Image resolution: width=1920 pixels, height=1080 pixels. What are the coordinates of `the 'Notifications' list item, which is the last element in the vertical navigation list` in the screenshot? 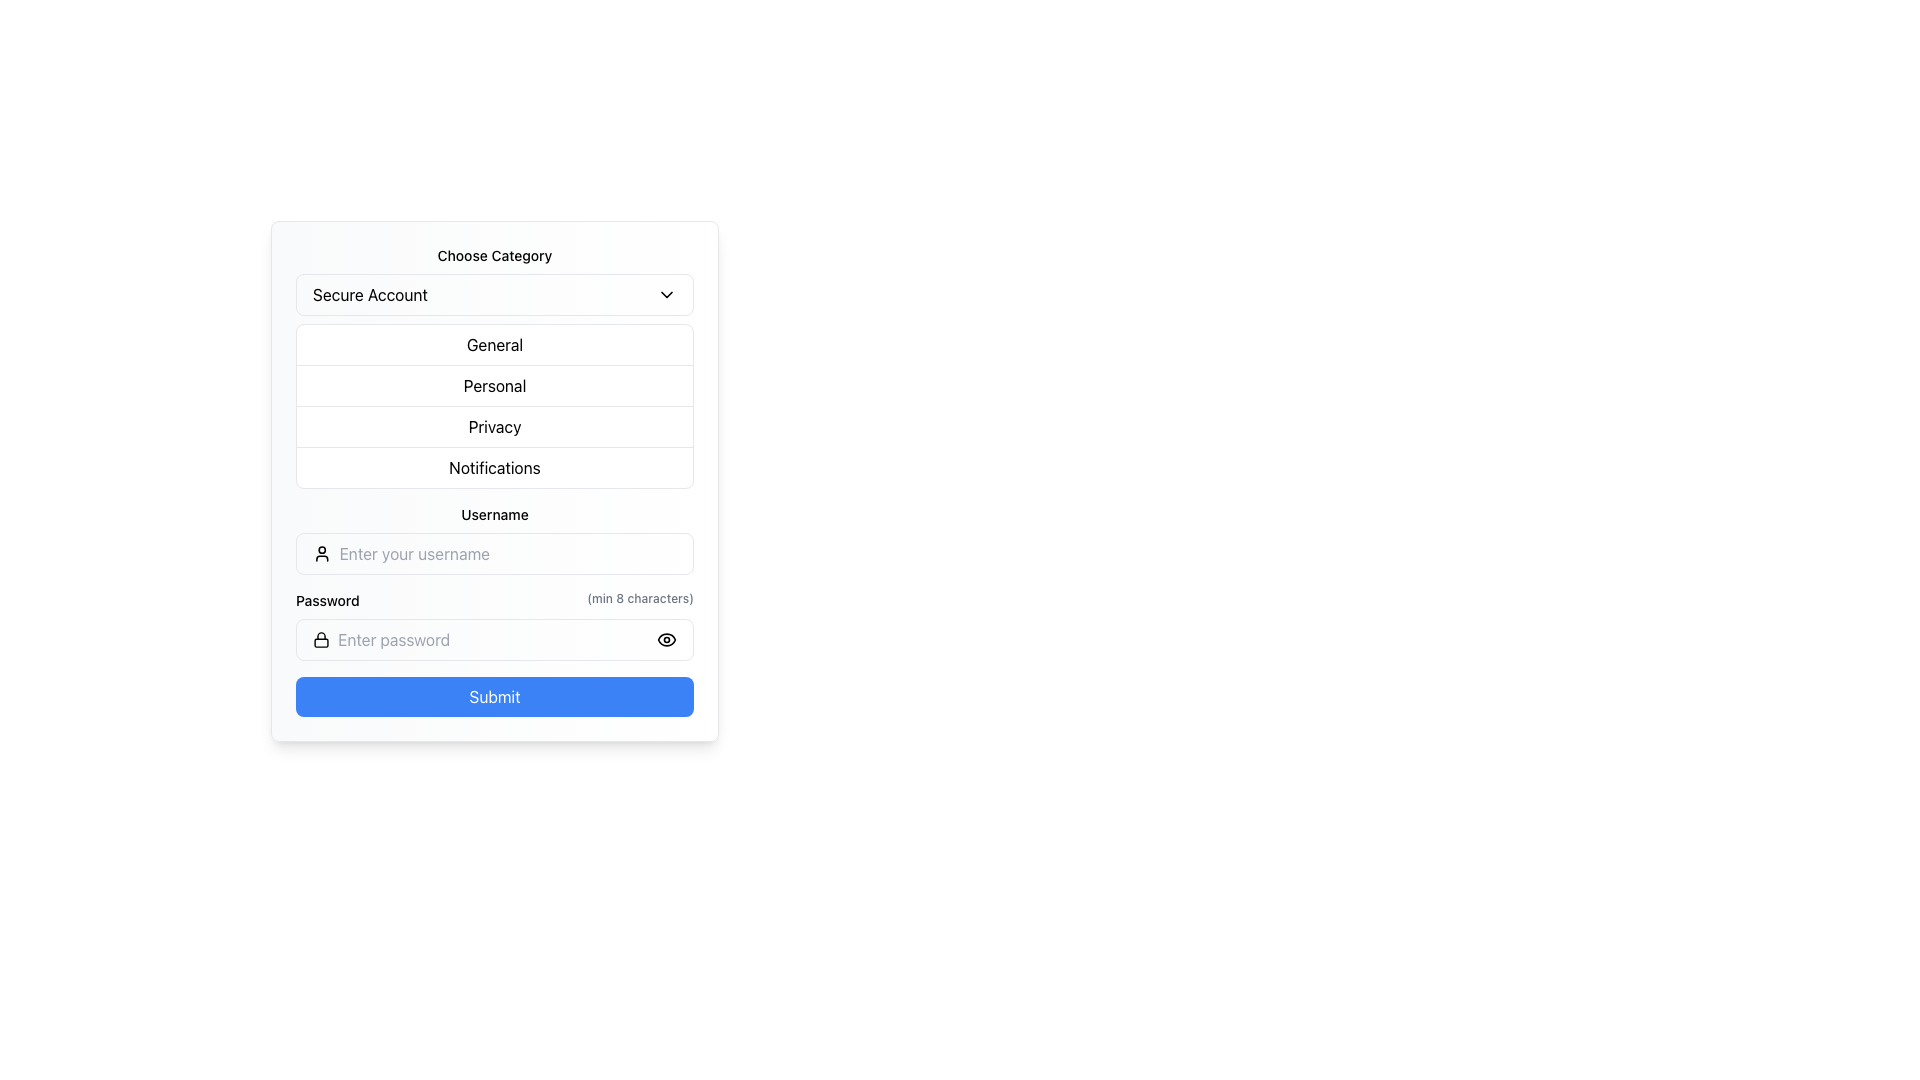 It's located at (494, 466).